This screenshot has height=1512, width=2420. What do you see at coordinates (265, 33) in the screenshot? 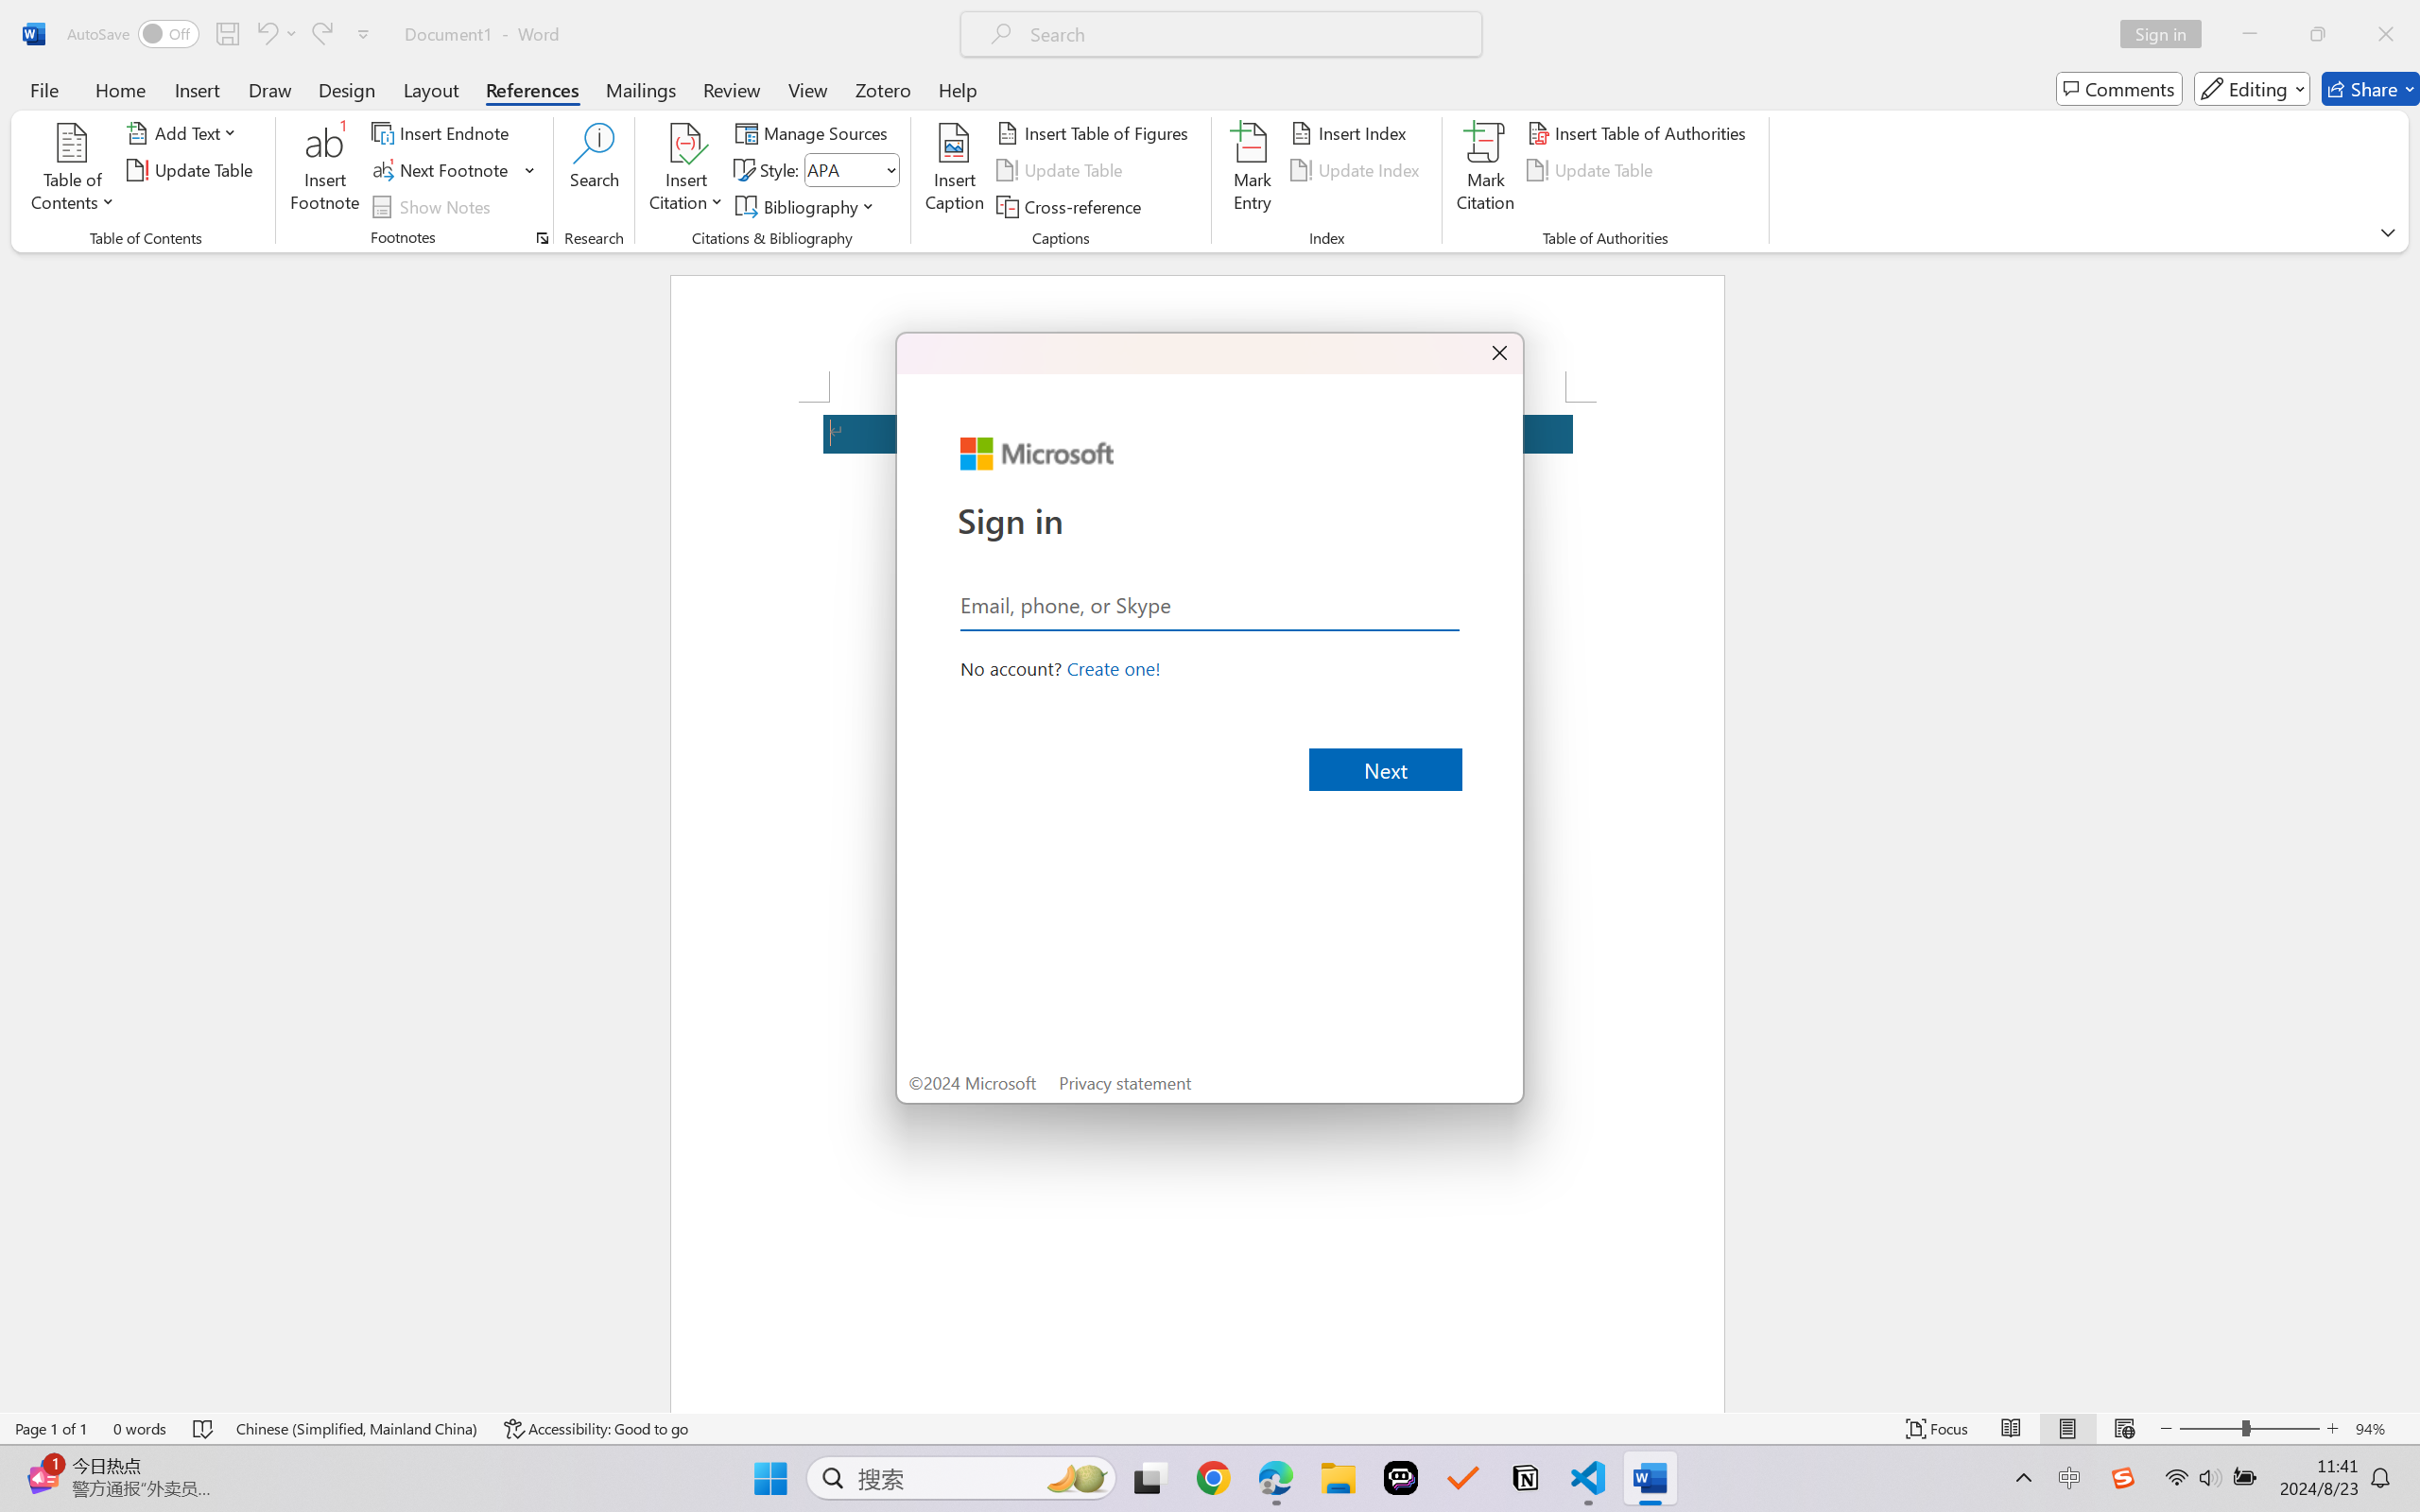
I see `'Undo Apply Quick Style Set'` at bounding box center [265, 33].